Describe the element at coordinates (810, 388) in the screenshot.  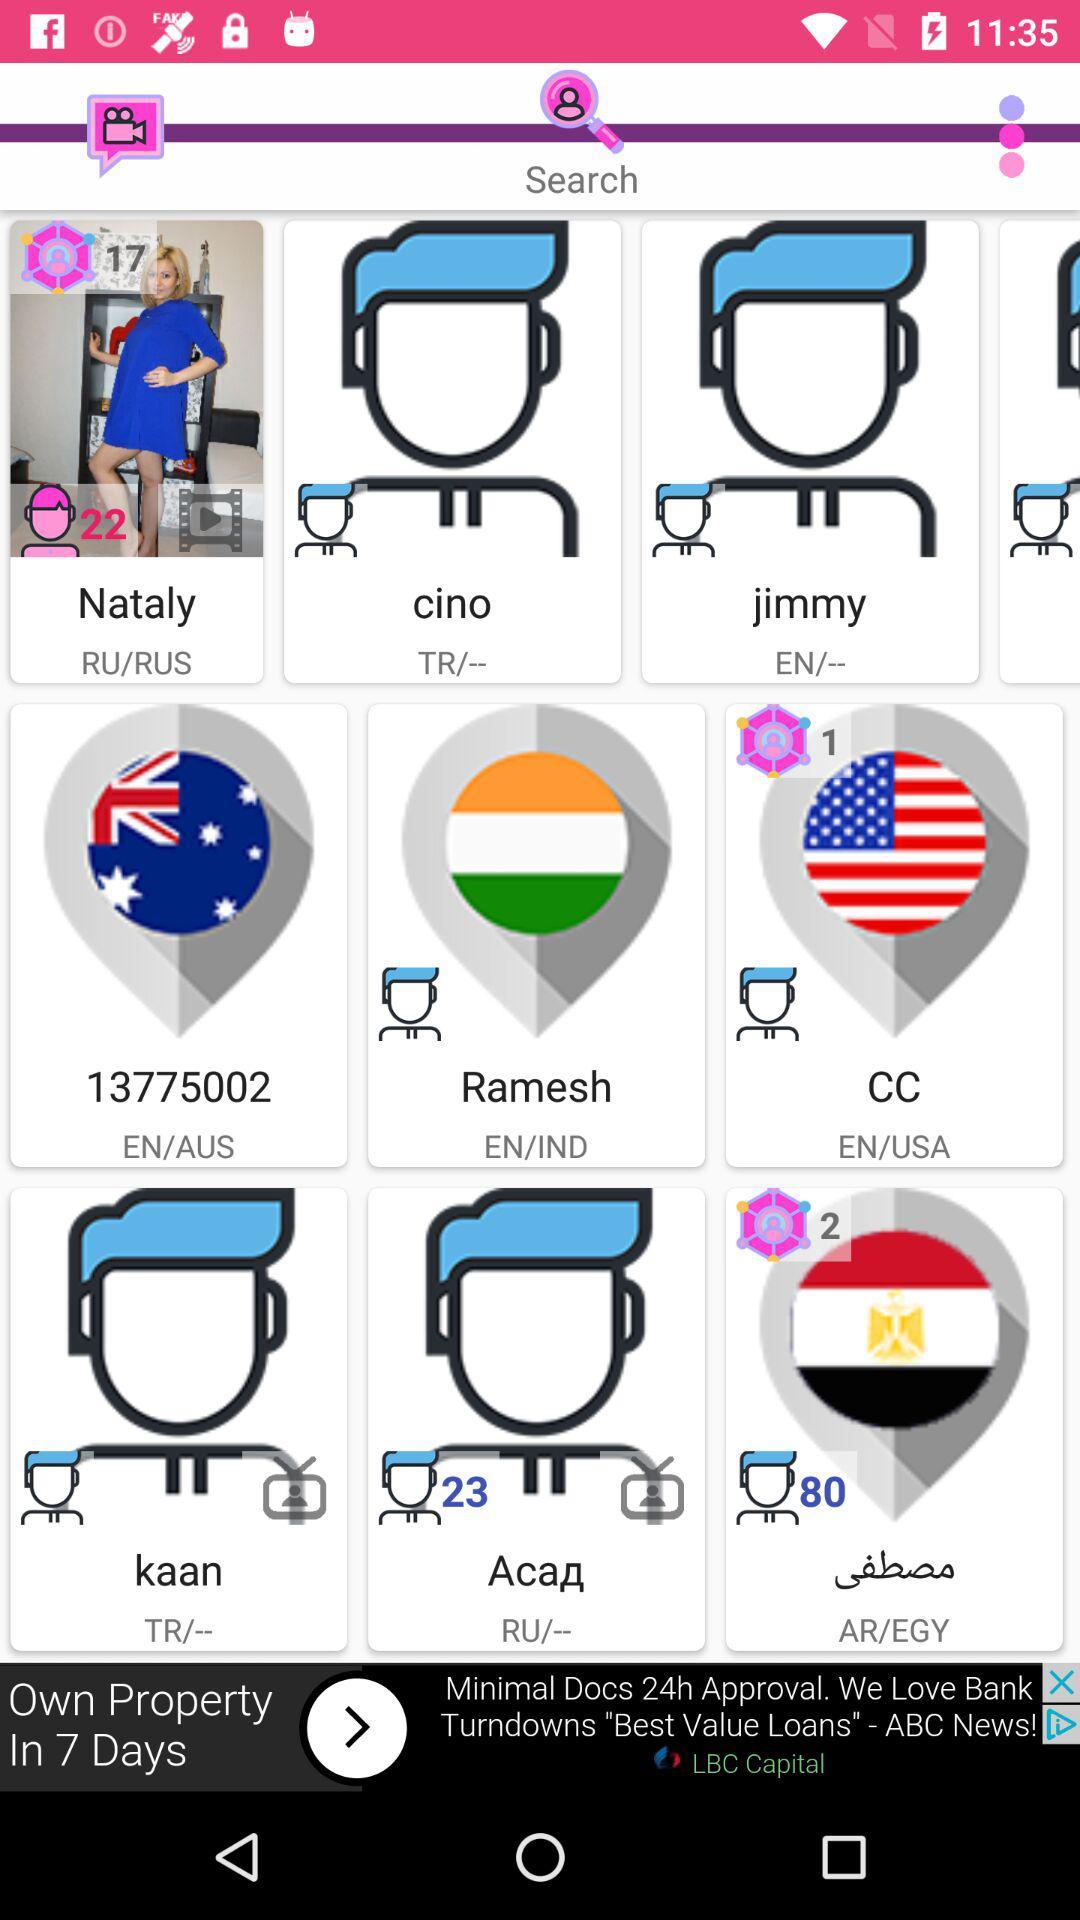
I see `click the jimmy icon` at that location.